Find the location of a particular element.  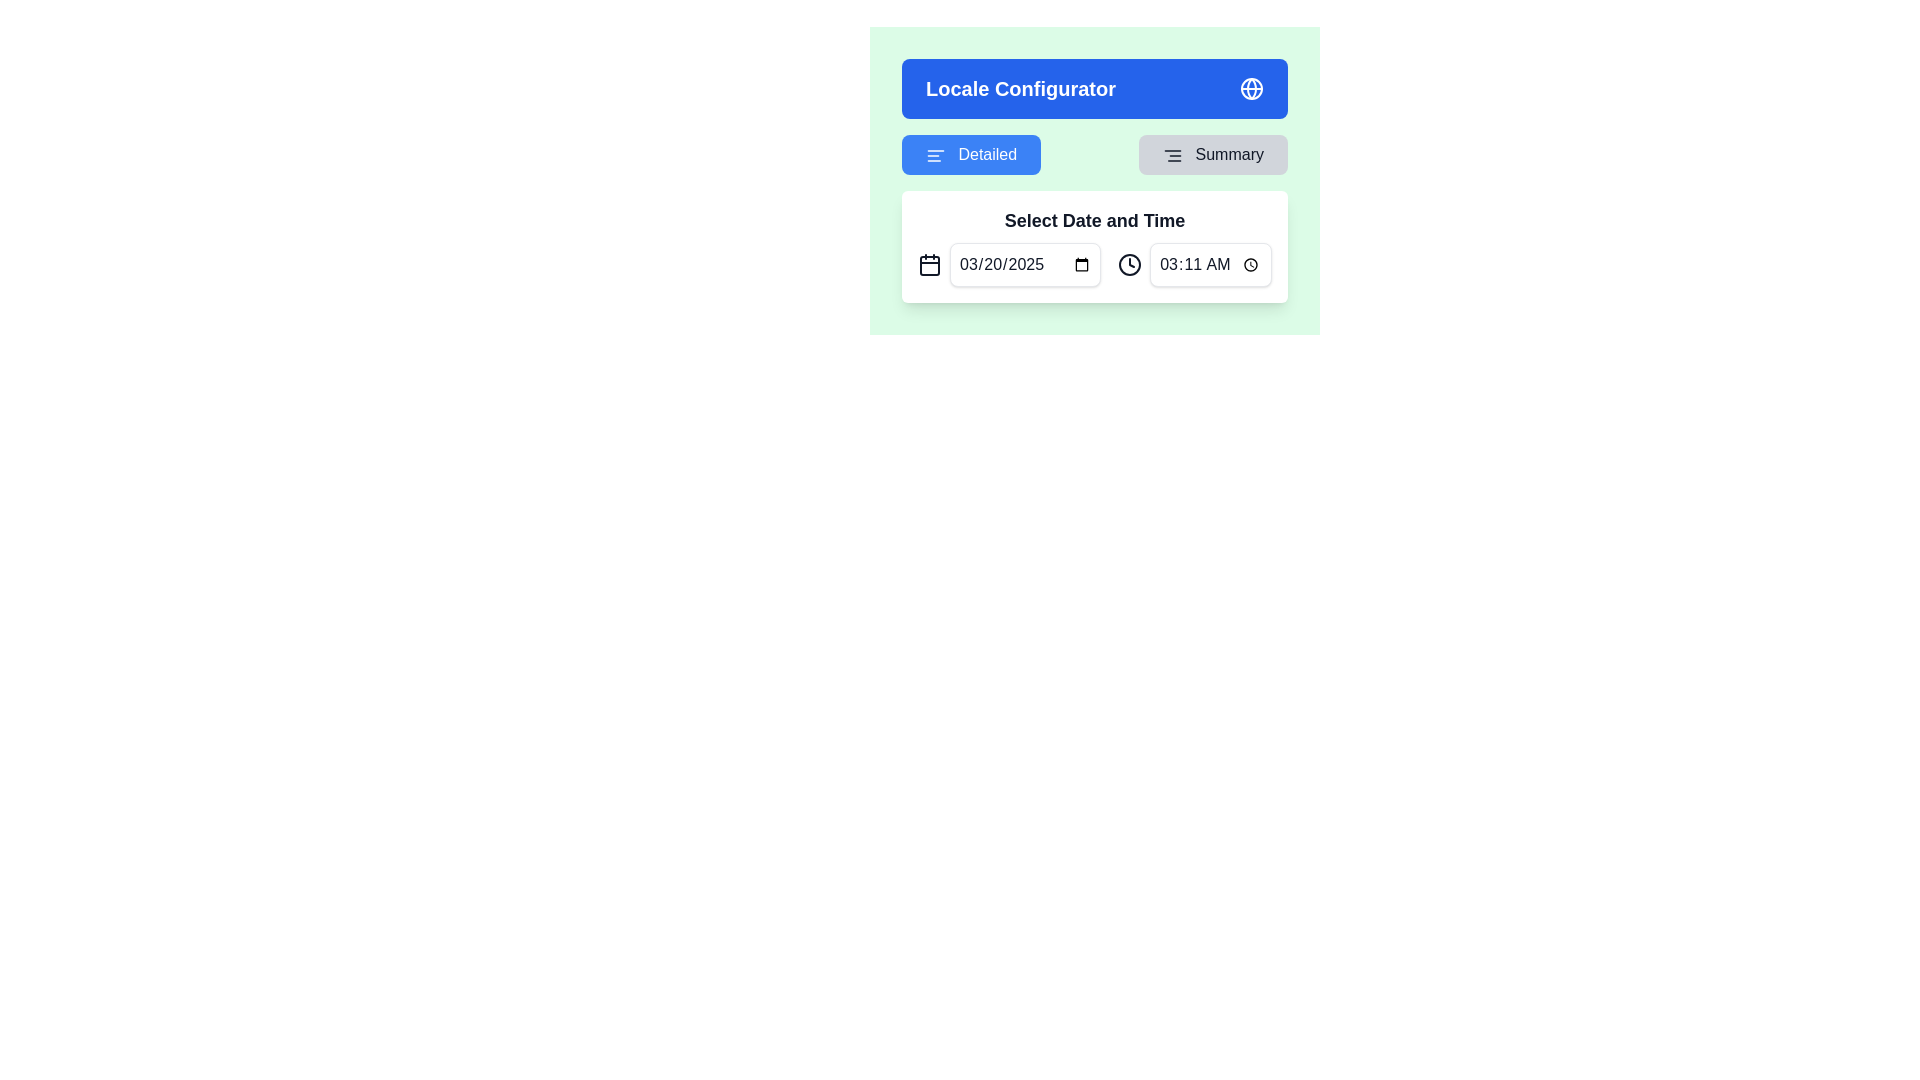

the leftmost button that switches to the detailed configuration interface located below the 'Locale Configurator' header is located at coordinates (971, 153).